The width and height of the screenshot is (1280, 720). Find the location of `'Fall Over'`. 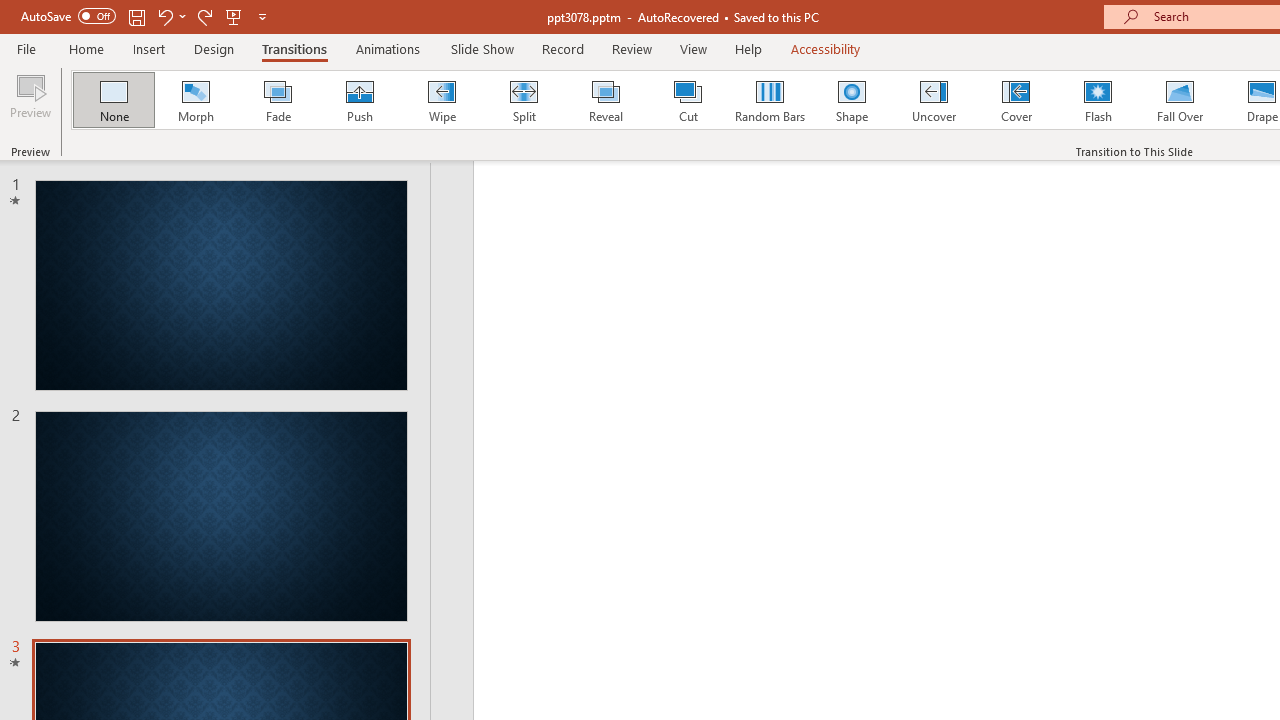

'Fall Over' is located at coordinates (1180, 100).